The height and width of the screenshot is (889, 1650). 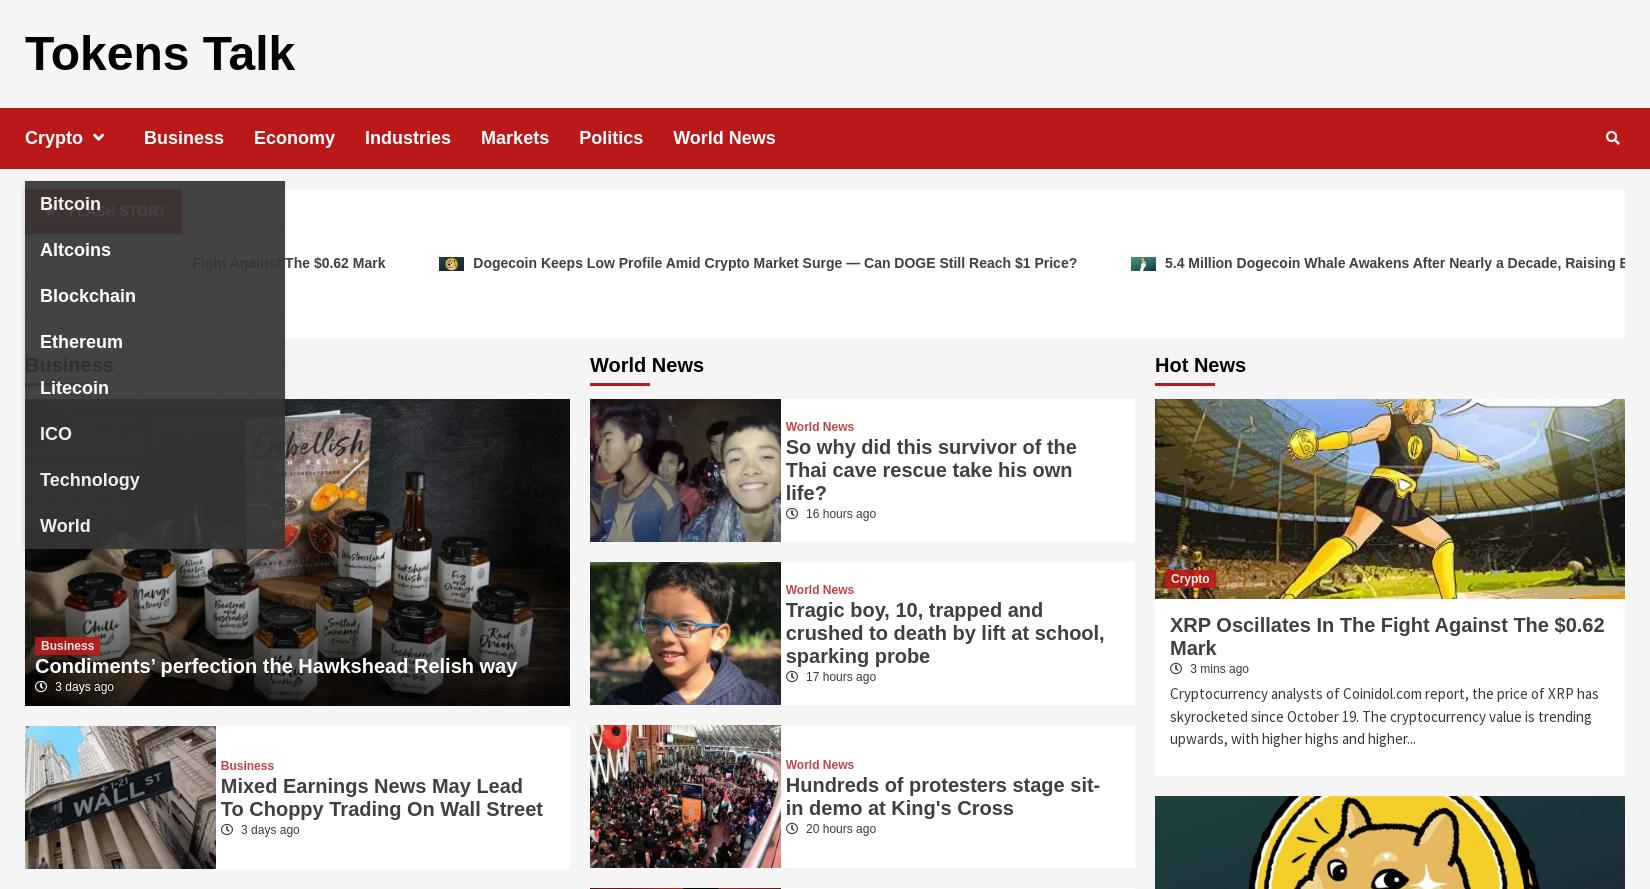 What do you see at coordinates (1170, 715) in the screenshot?
I see `'Cryptocurrency analysts of Coinidol.com report, the price of XRP has skyrocketed since October 19. The cryptocurrency value is trending upwards, with higher highs and higher...'` at bounding box center [1170, 715].